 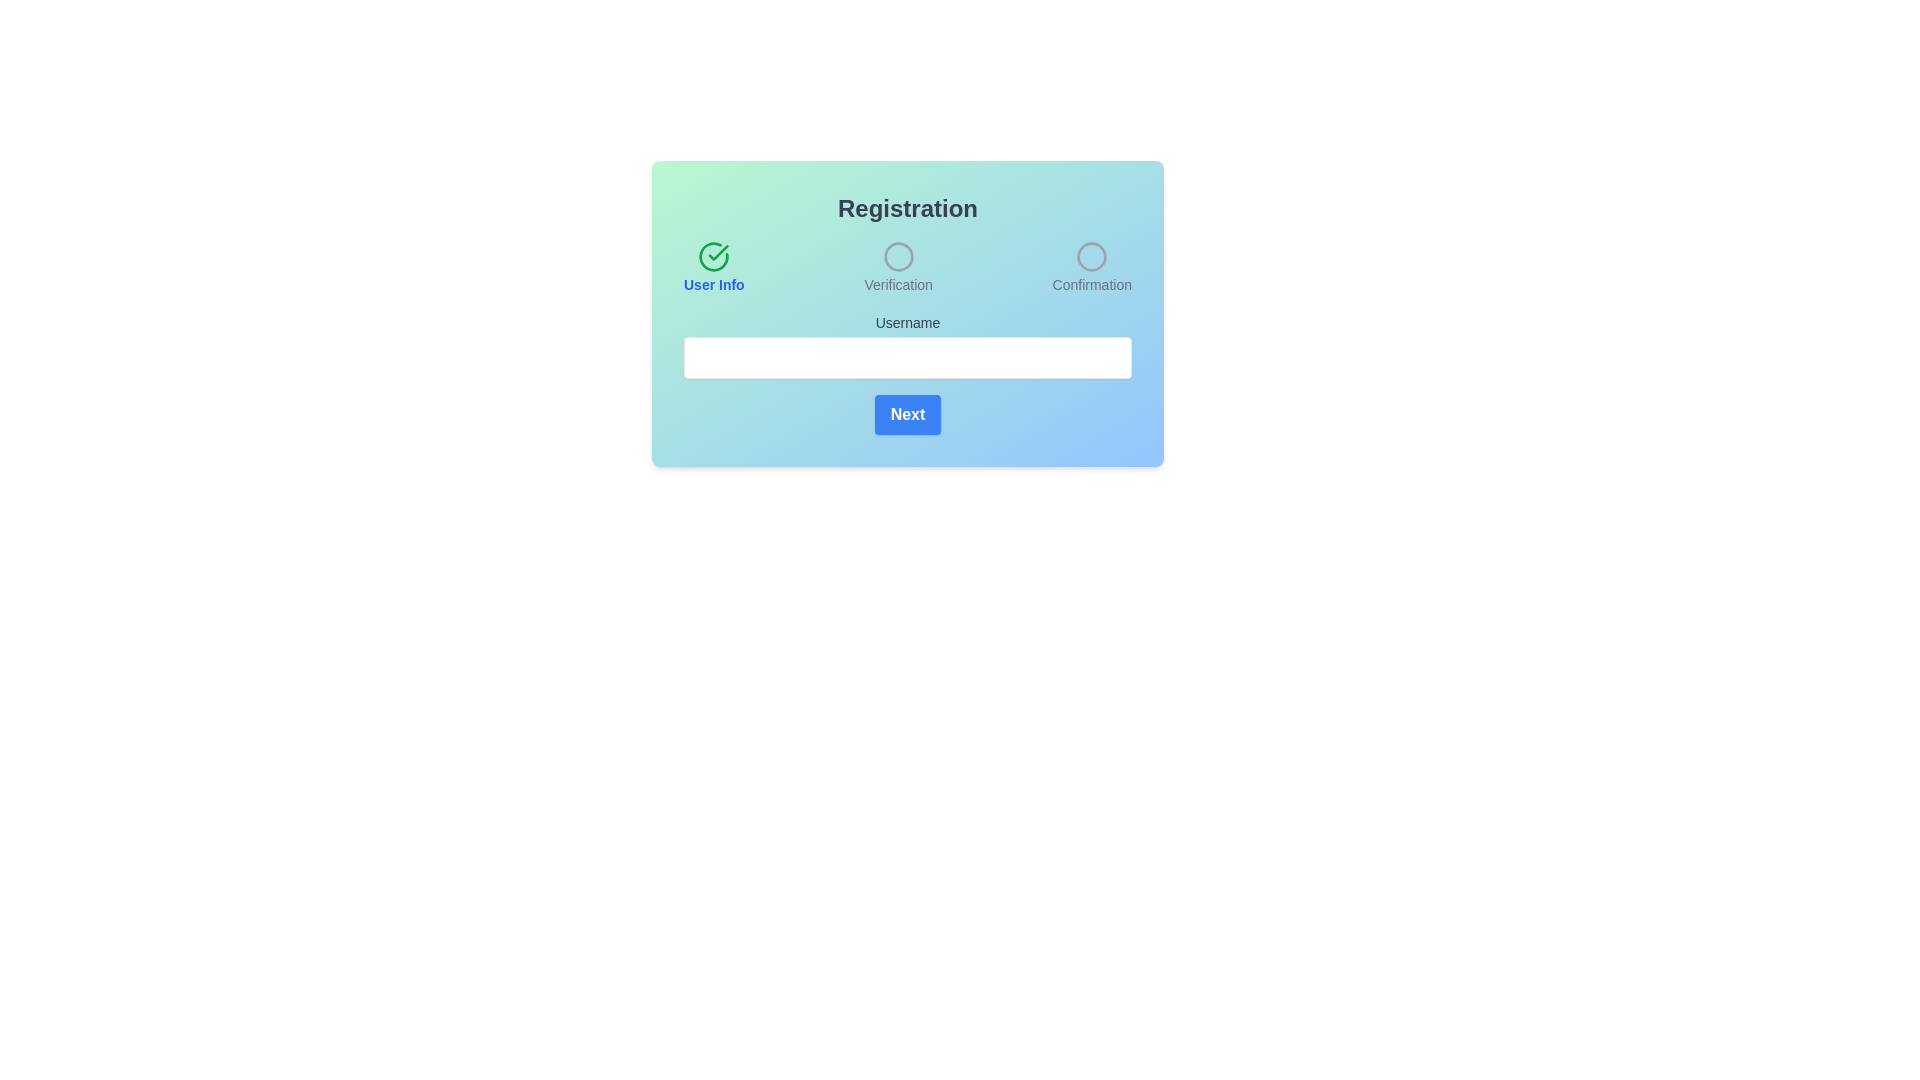 I want to click on the last step indicator circle for the 'Confirmation' step, which is a thin gray outlined circle with a diameter of 20 pixels, so click(x=1091, y=256).